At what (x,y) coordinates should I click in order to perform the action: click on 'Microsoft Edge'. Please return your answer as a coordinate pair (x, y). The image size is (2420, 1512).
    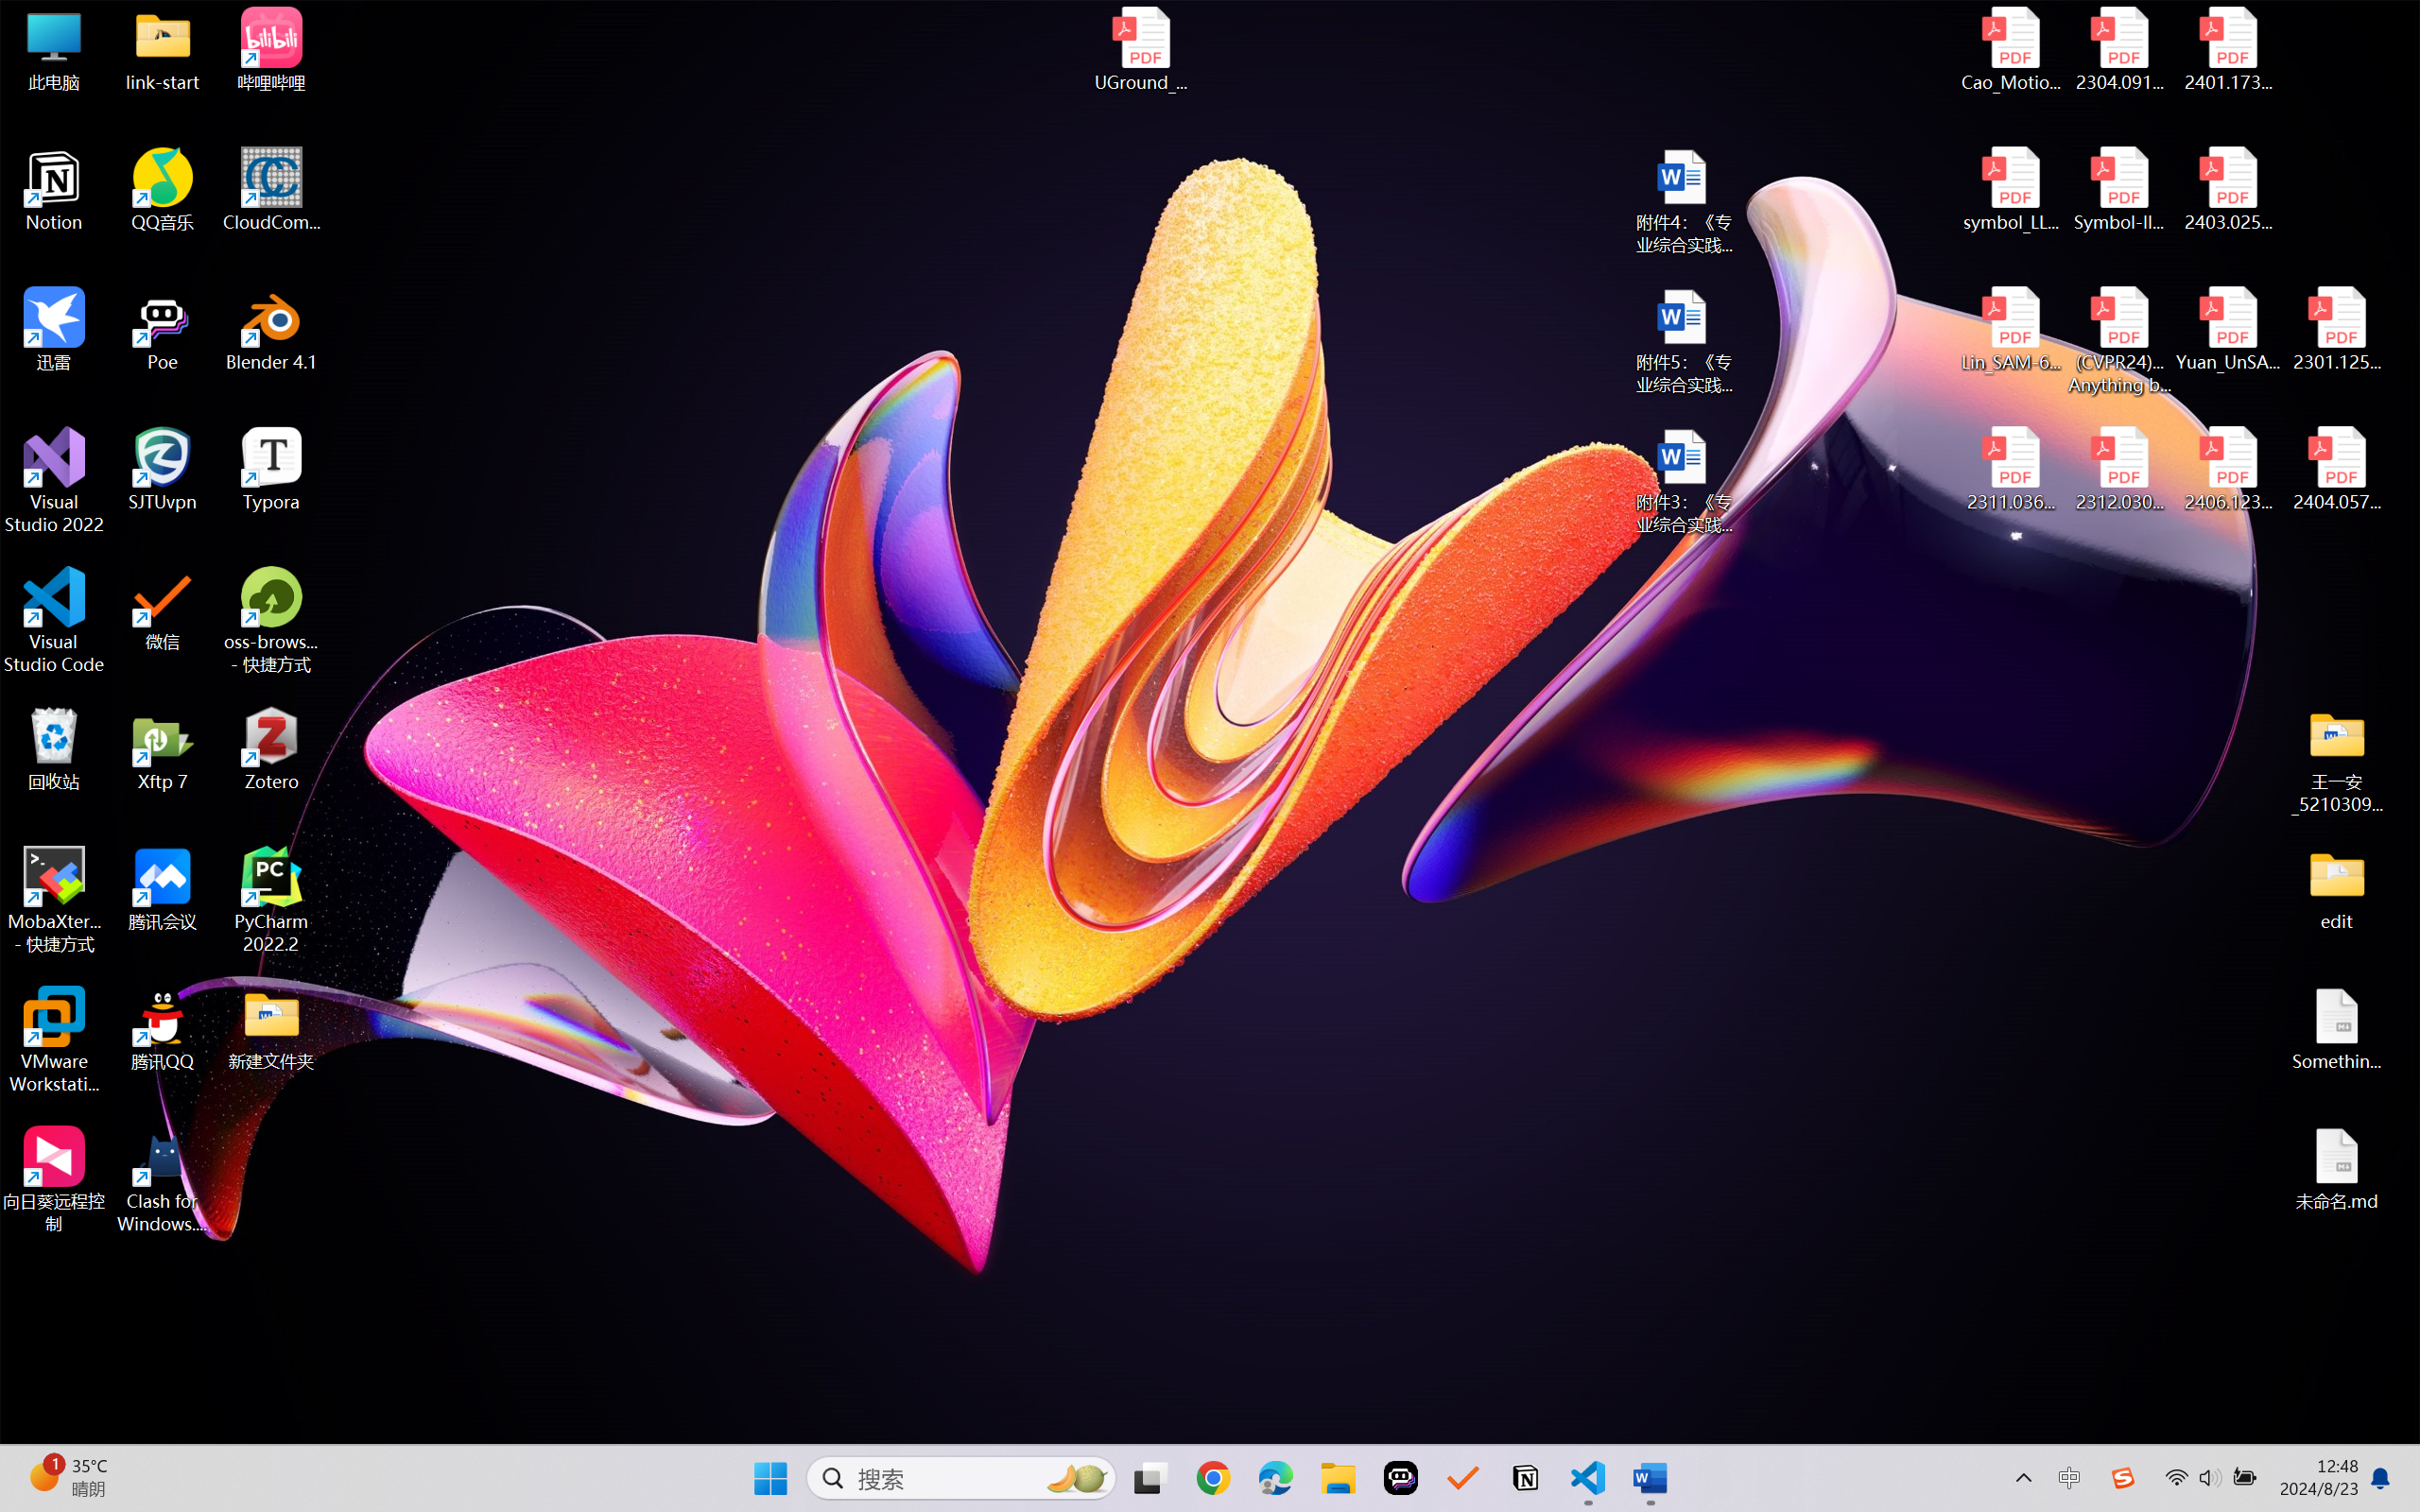
    Looking at the image, I should click on (1275, 1478).